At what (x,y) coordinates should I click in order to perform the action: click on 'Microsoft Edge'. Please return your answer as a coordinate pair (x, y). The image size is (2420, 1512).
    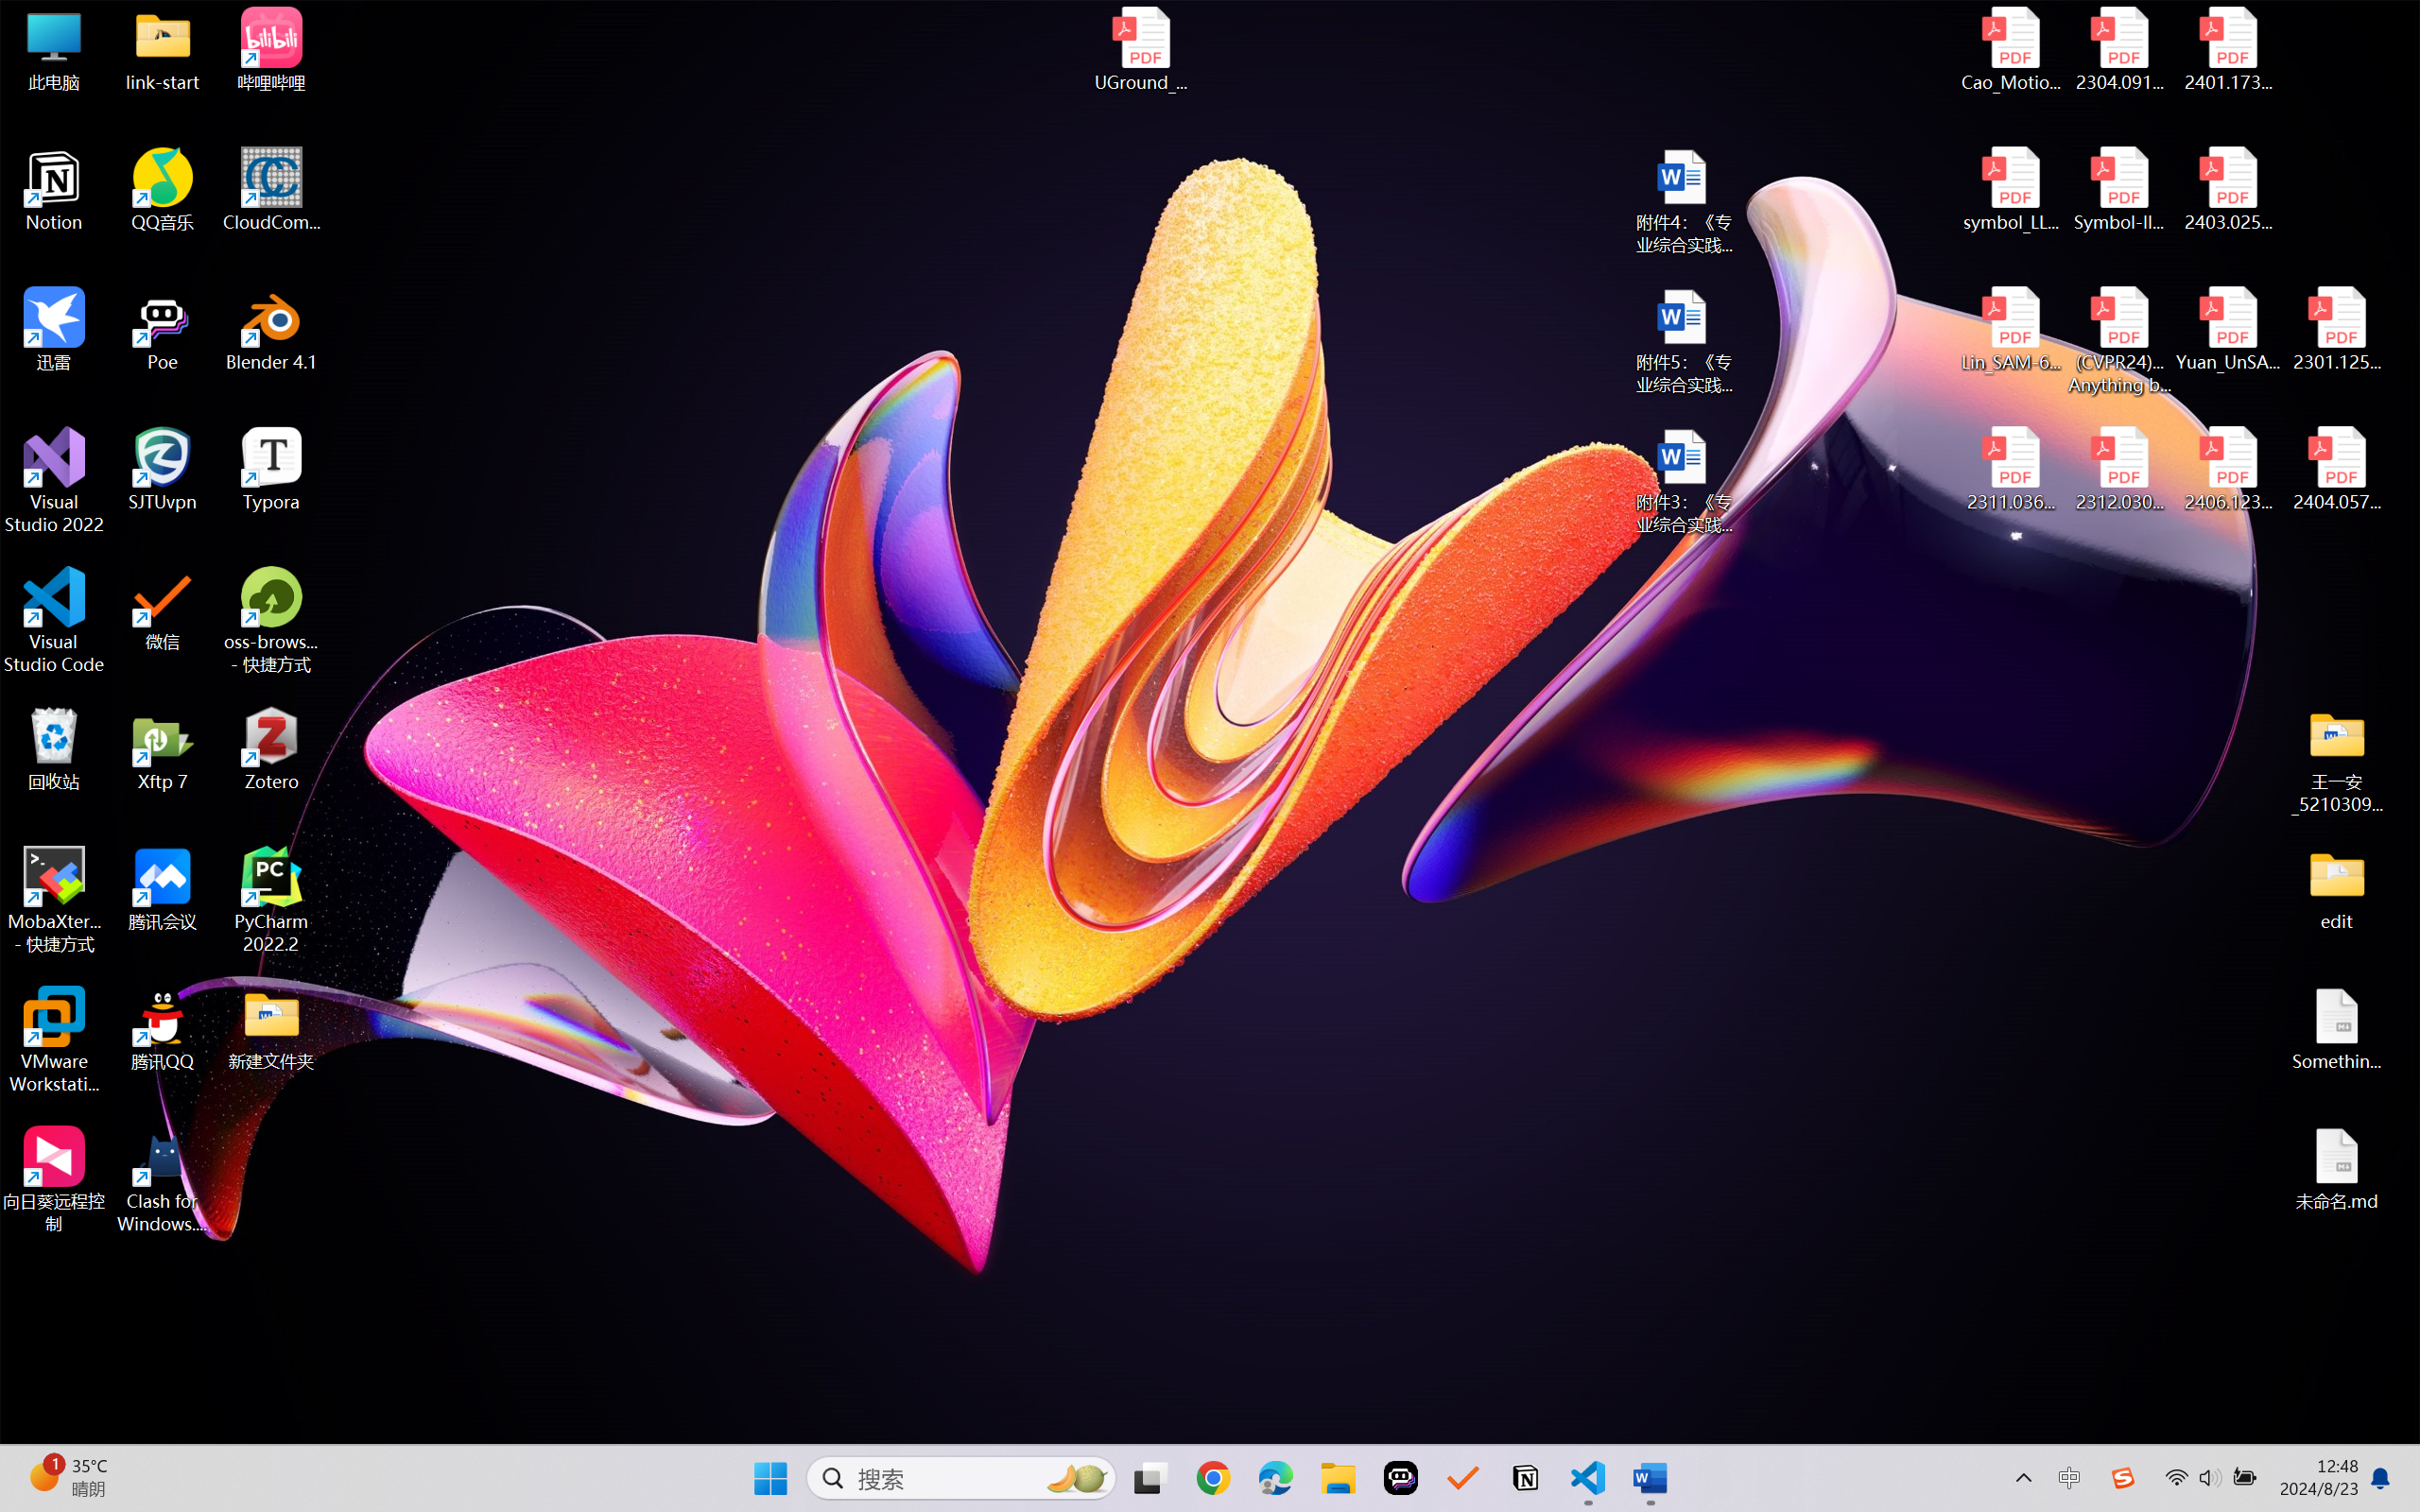
    Looking at the image, I should click on (1275, 1478).